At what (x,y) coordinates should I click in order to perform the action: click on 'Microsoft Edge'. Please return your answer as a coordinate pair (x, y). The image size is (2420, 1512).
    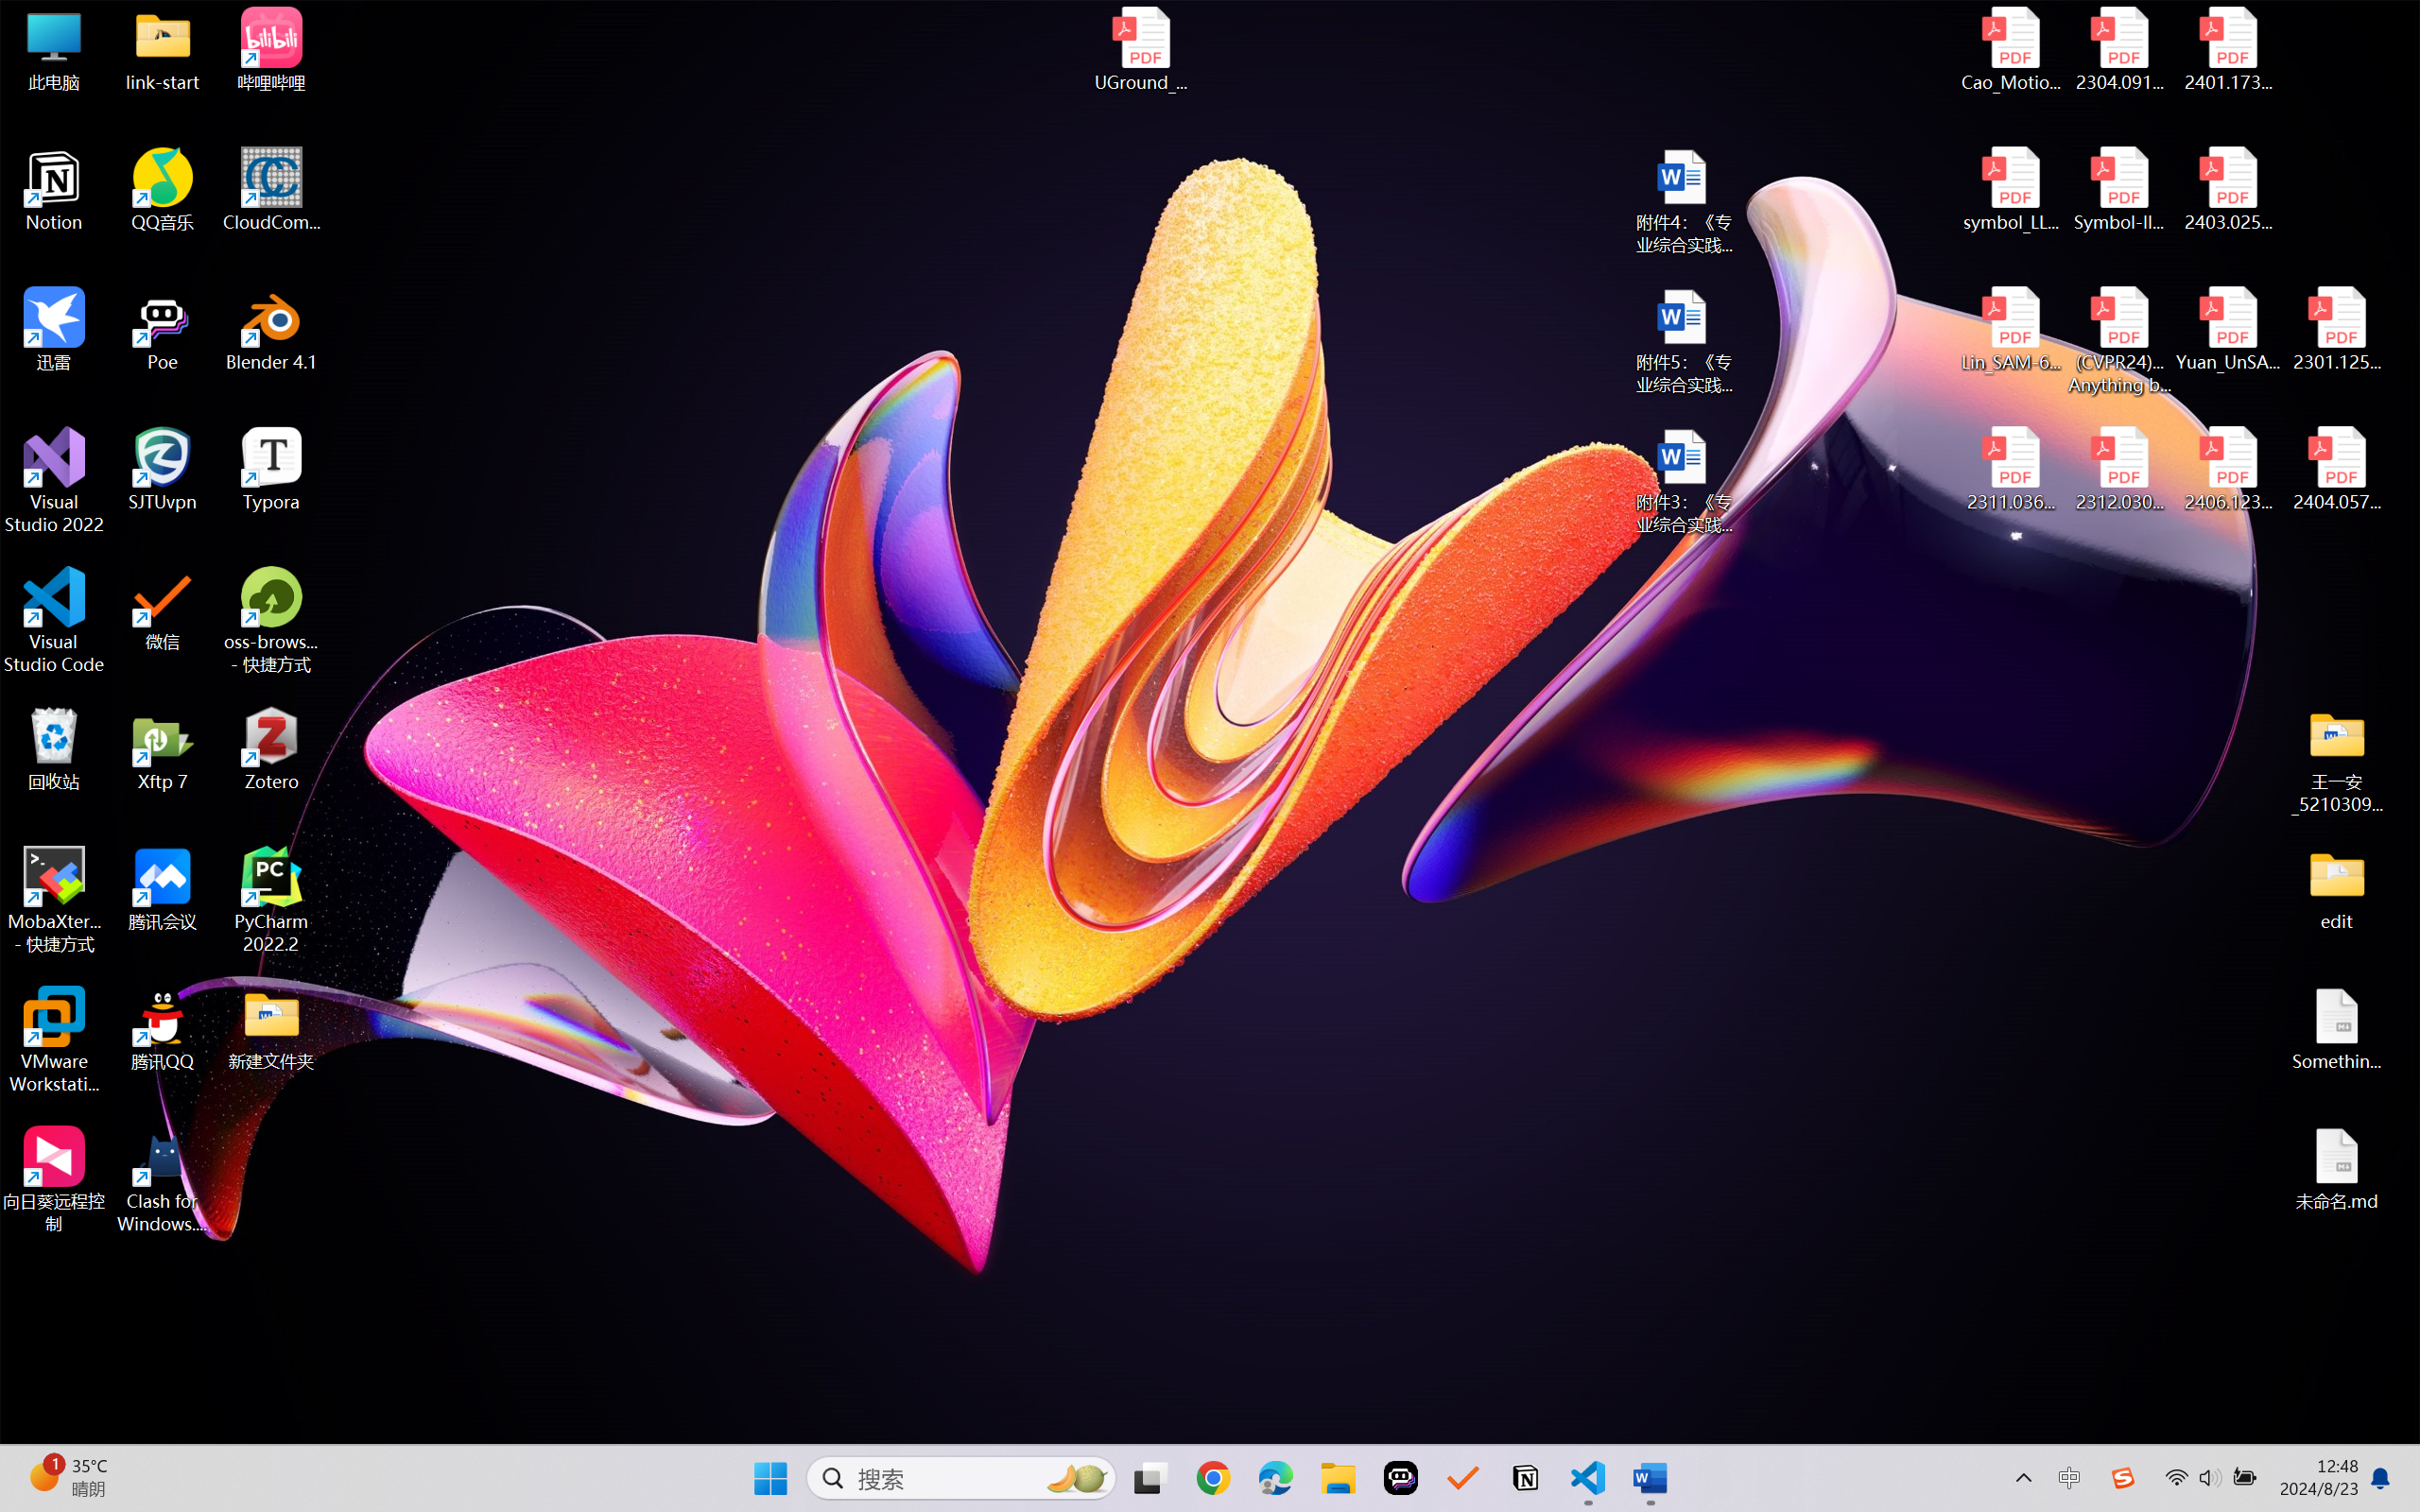
    Looking at the image, I should click on (1275, 1478).